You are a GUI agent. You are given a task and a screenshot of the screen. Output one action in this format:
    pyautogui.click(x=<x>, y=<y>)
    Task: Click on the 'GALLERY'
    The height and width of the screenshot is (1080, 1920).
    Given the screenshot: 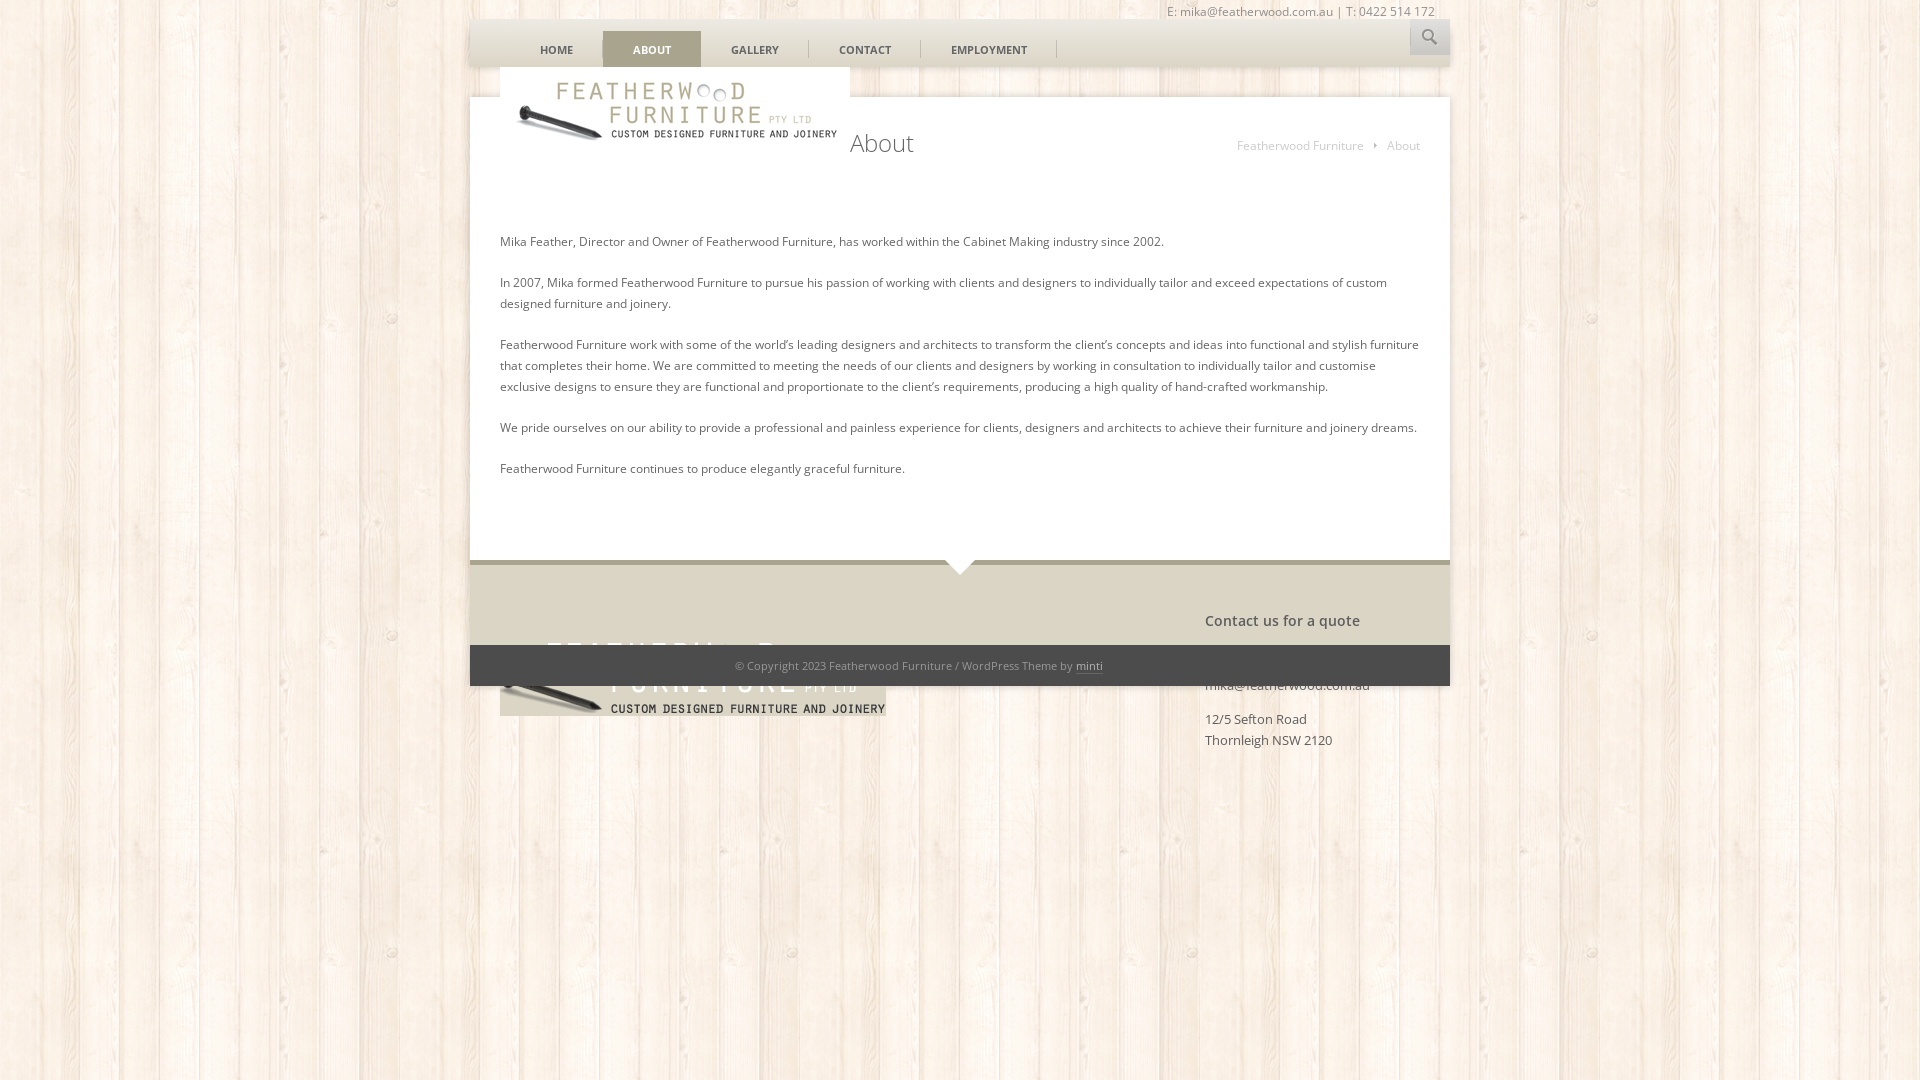 What is the action you would take?
    pyautogui.click(x=753, y=48)
    